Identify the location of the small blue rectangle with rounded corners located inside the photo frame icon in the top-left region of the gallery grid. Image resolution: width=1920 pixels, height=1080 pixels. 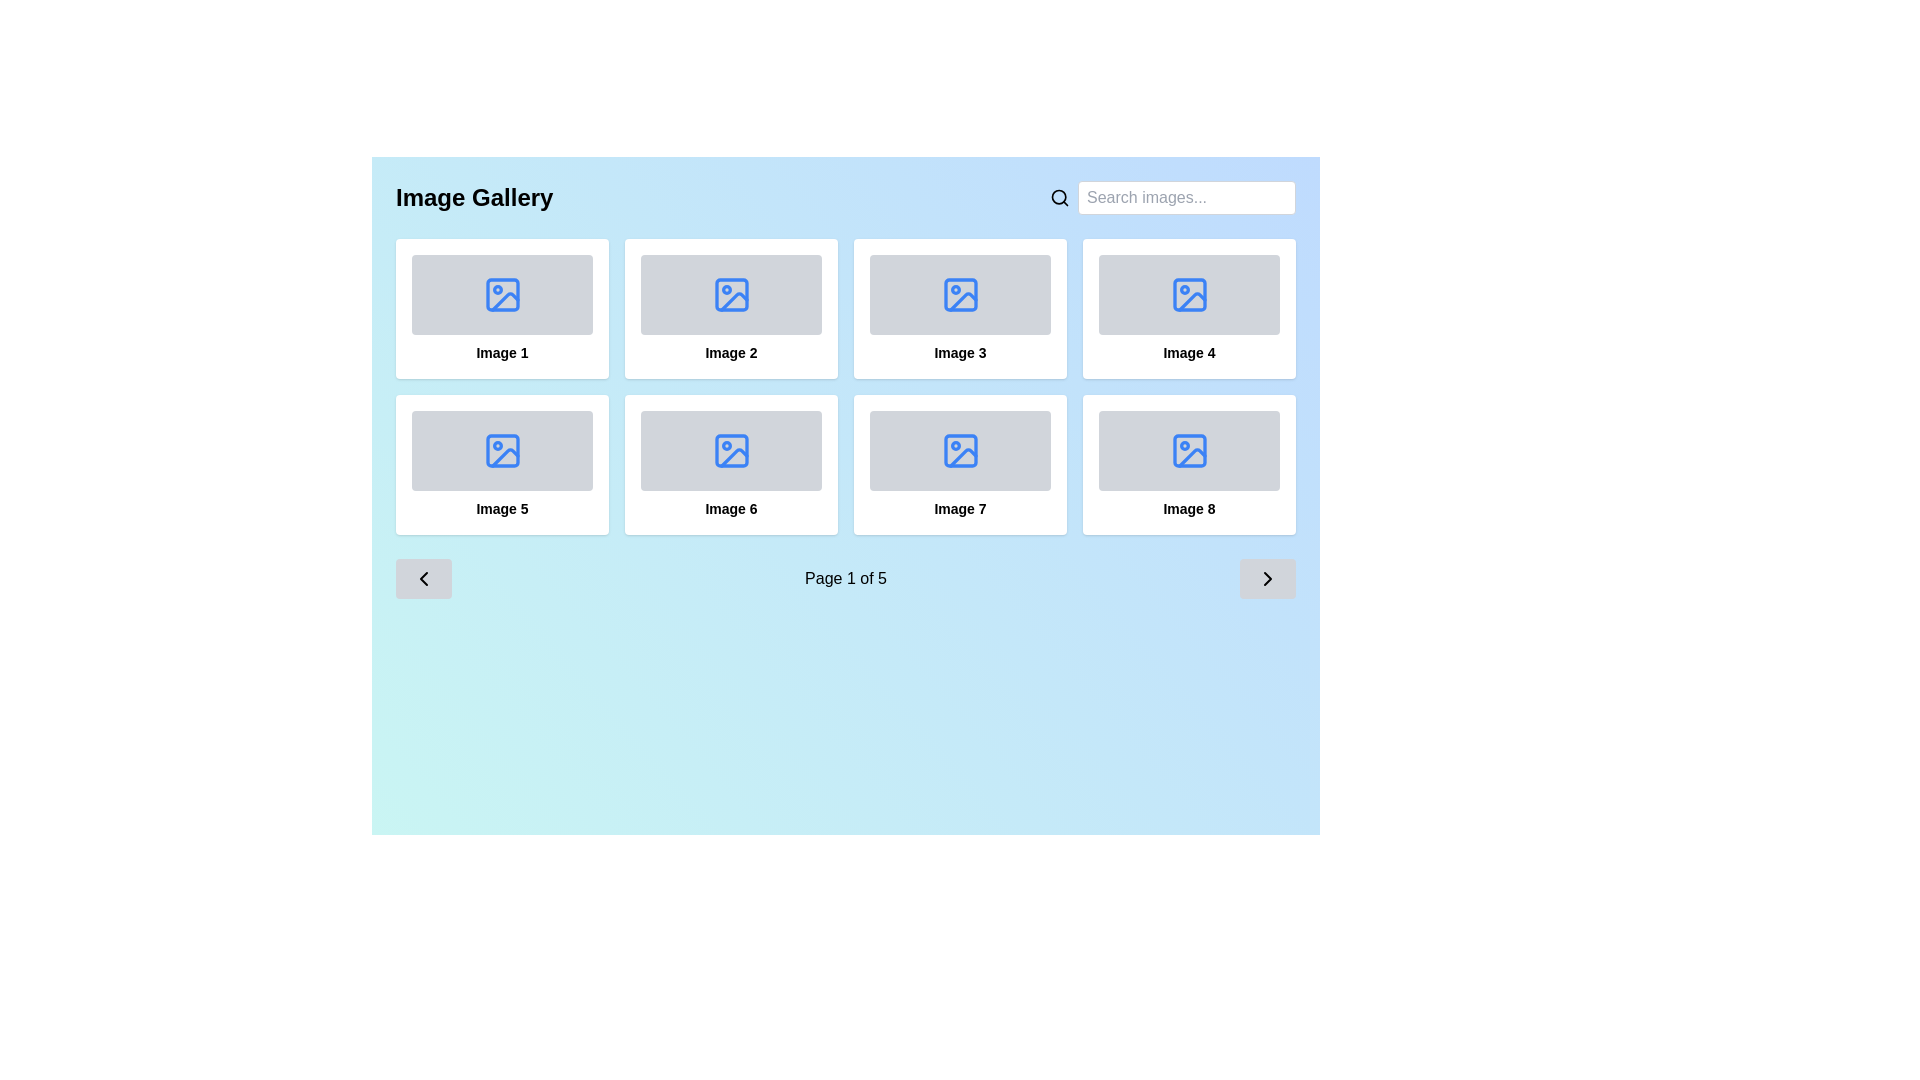
(502, 294).